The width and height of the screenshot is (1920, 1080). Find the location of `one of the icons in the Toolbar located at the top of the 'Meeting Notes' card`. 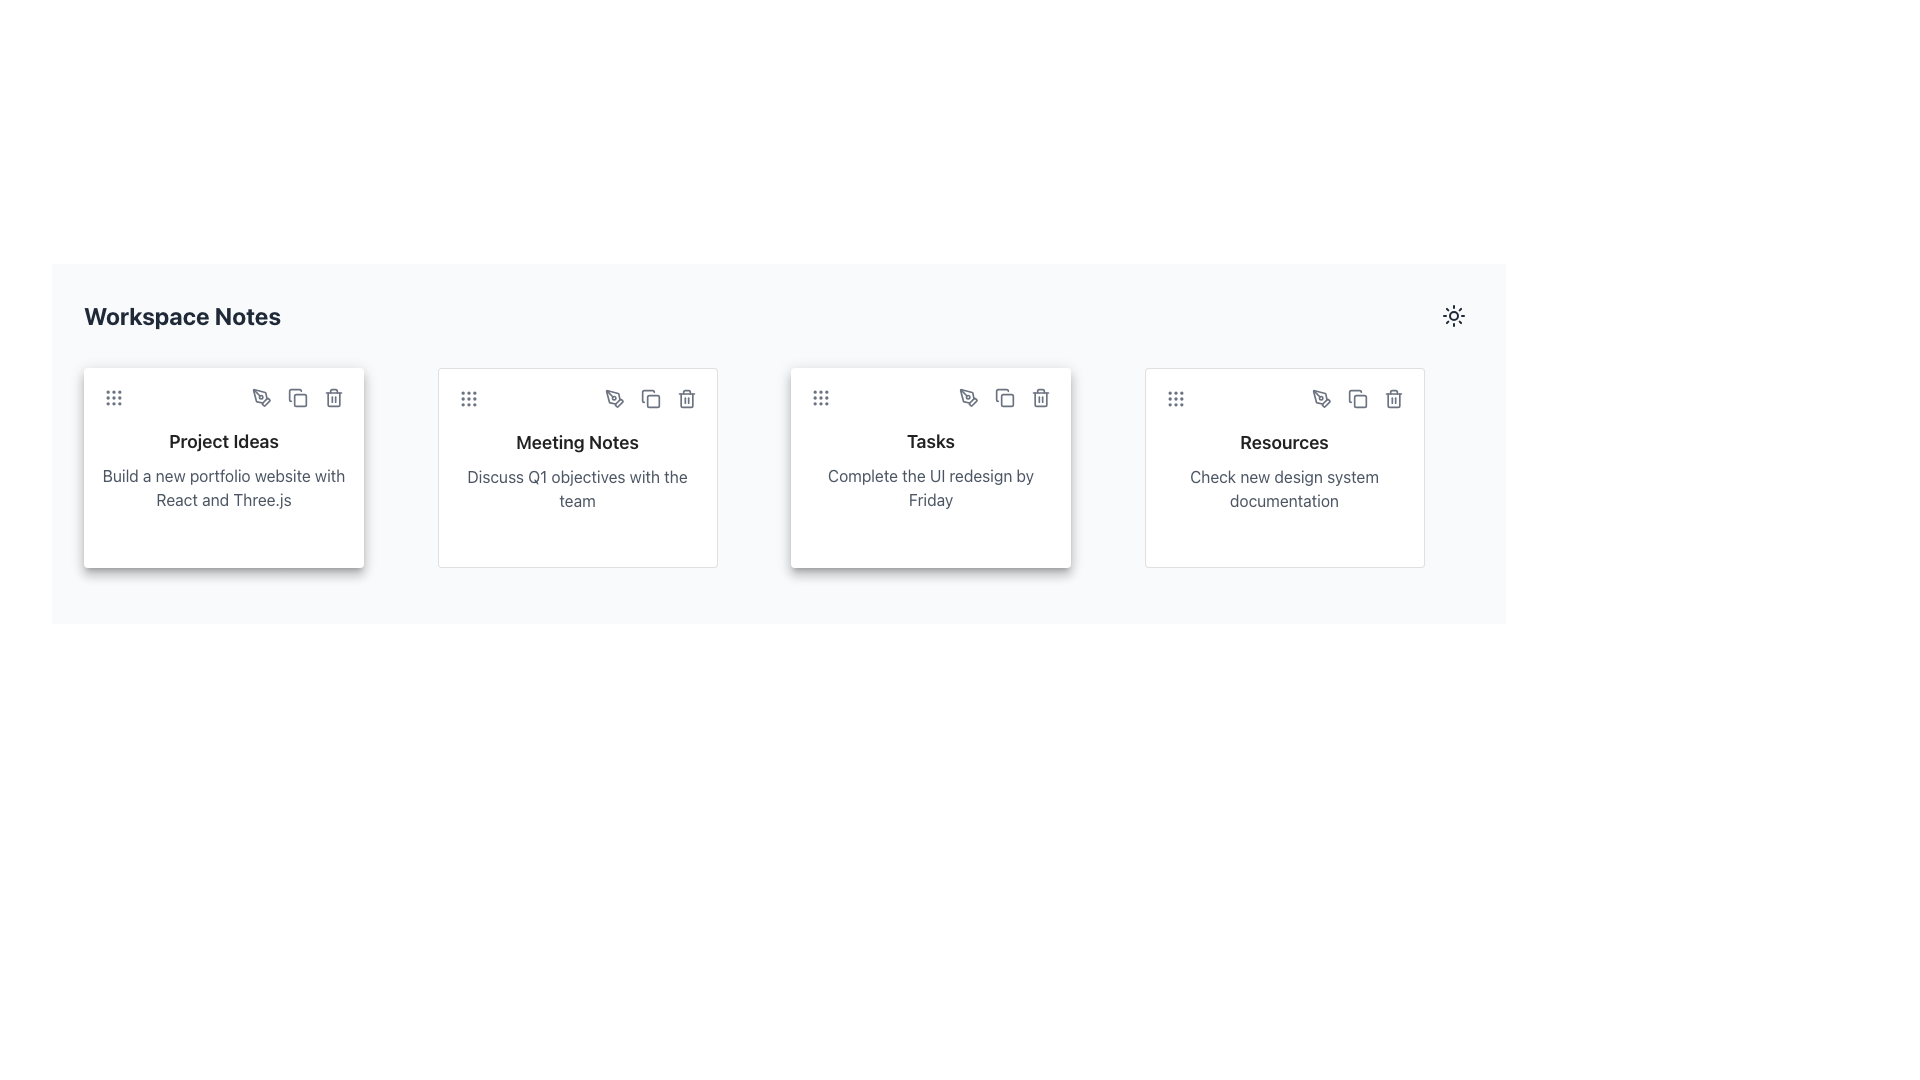

one of the icons in the Toolbar located at the top of the 'Meeting Notes' card is located at coordinates (576, 398).